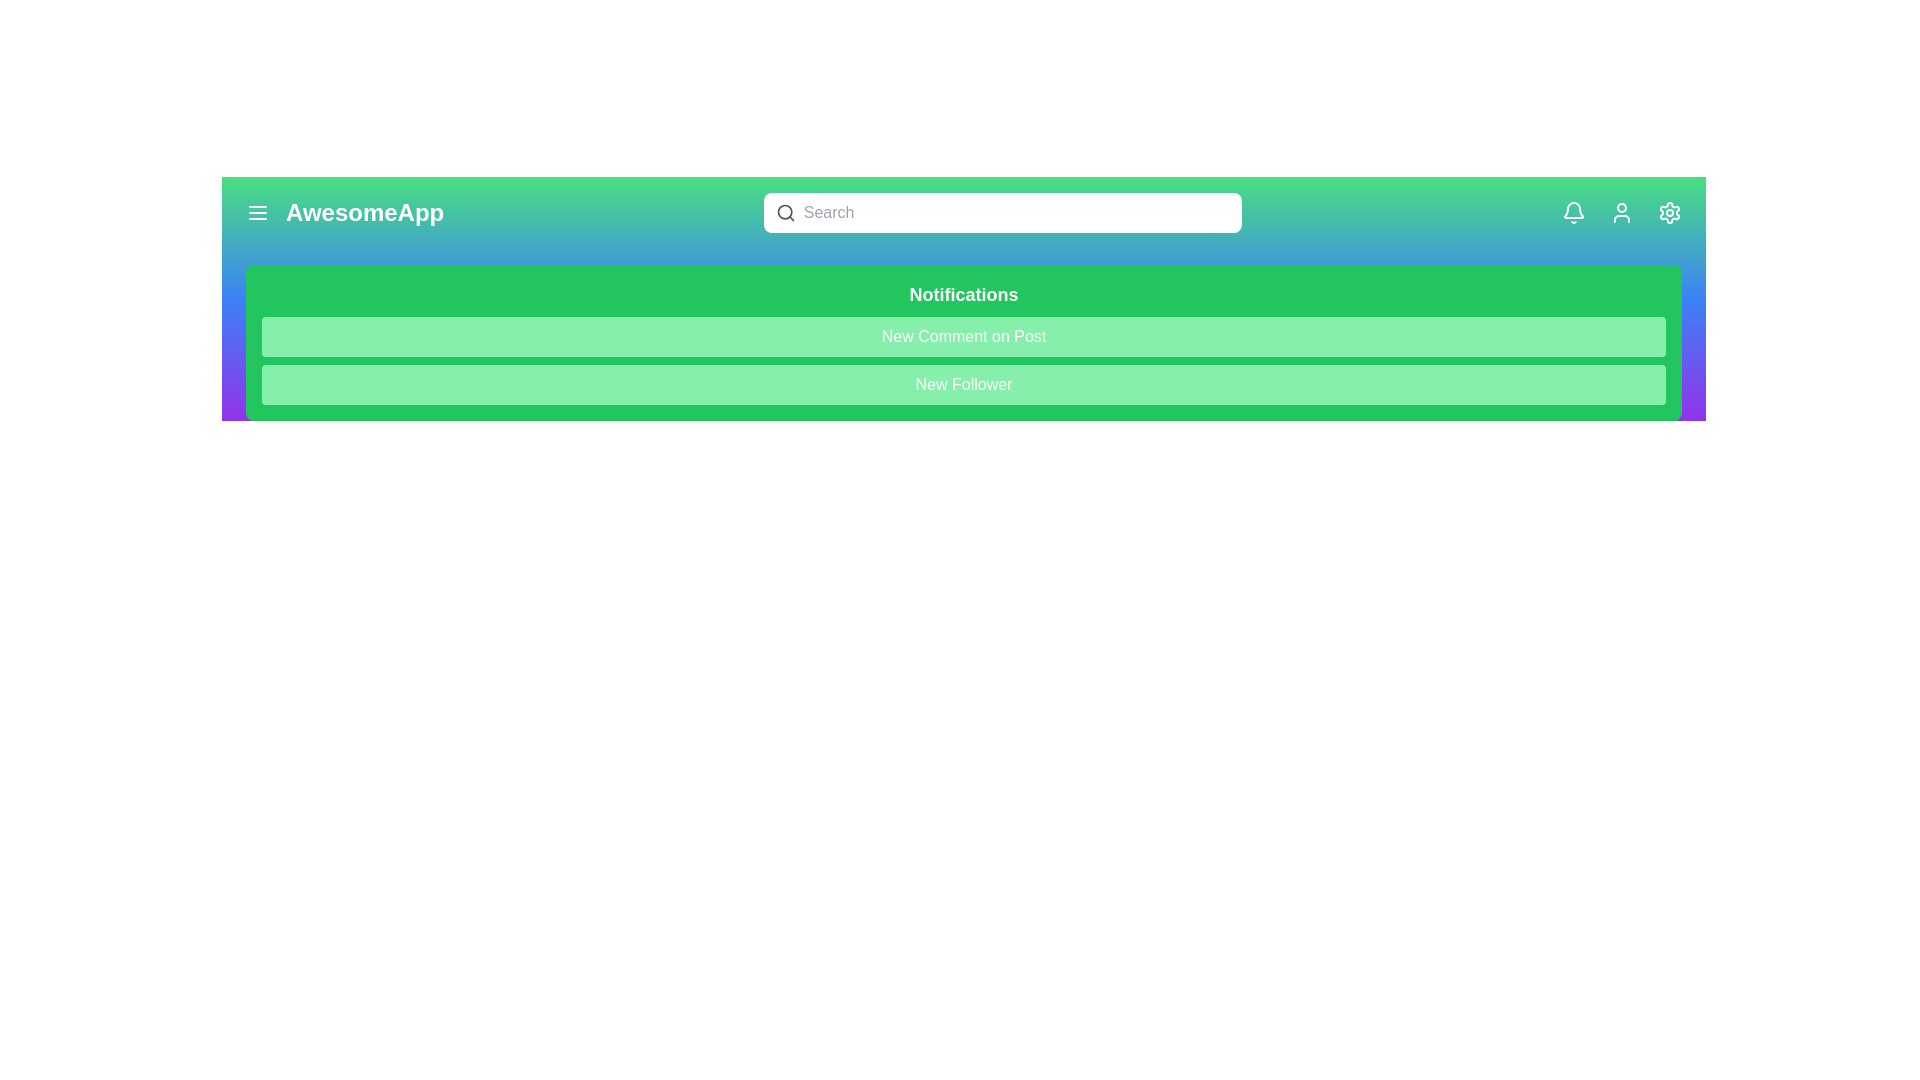 The height and width of the screenshot is (1080, 1920). Describe the element at coordinates (1670, 212) in the screenshot. I see `the gear-shaped settings icon located at the far right of the navigation bar` at that location.